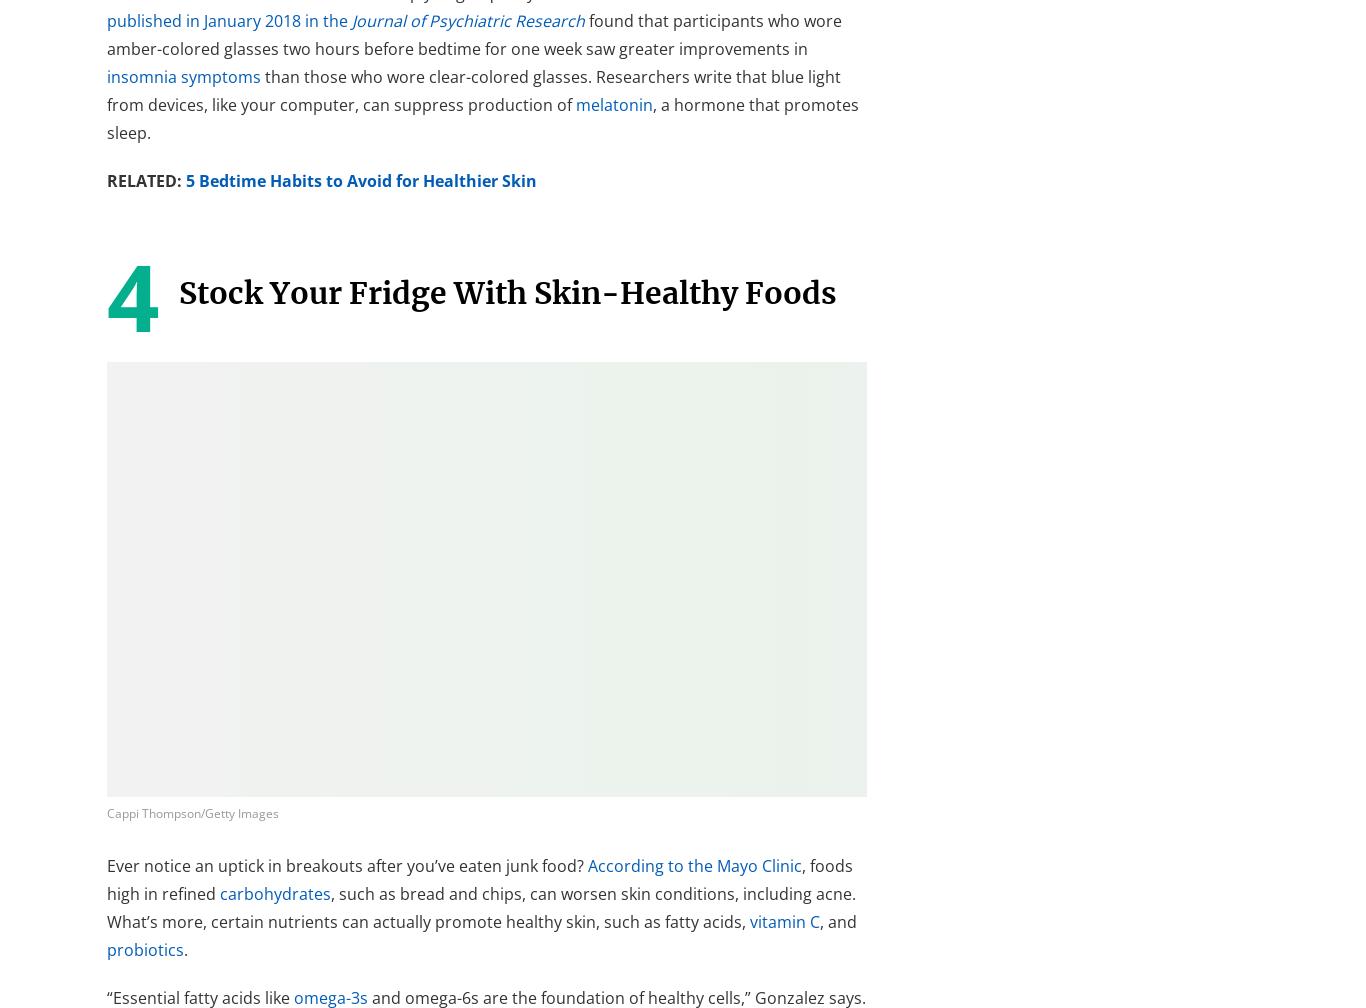  Describe the element at coordinates (219, 892) in the screenshot. I see `'carbohydrates'` at that location.